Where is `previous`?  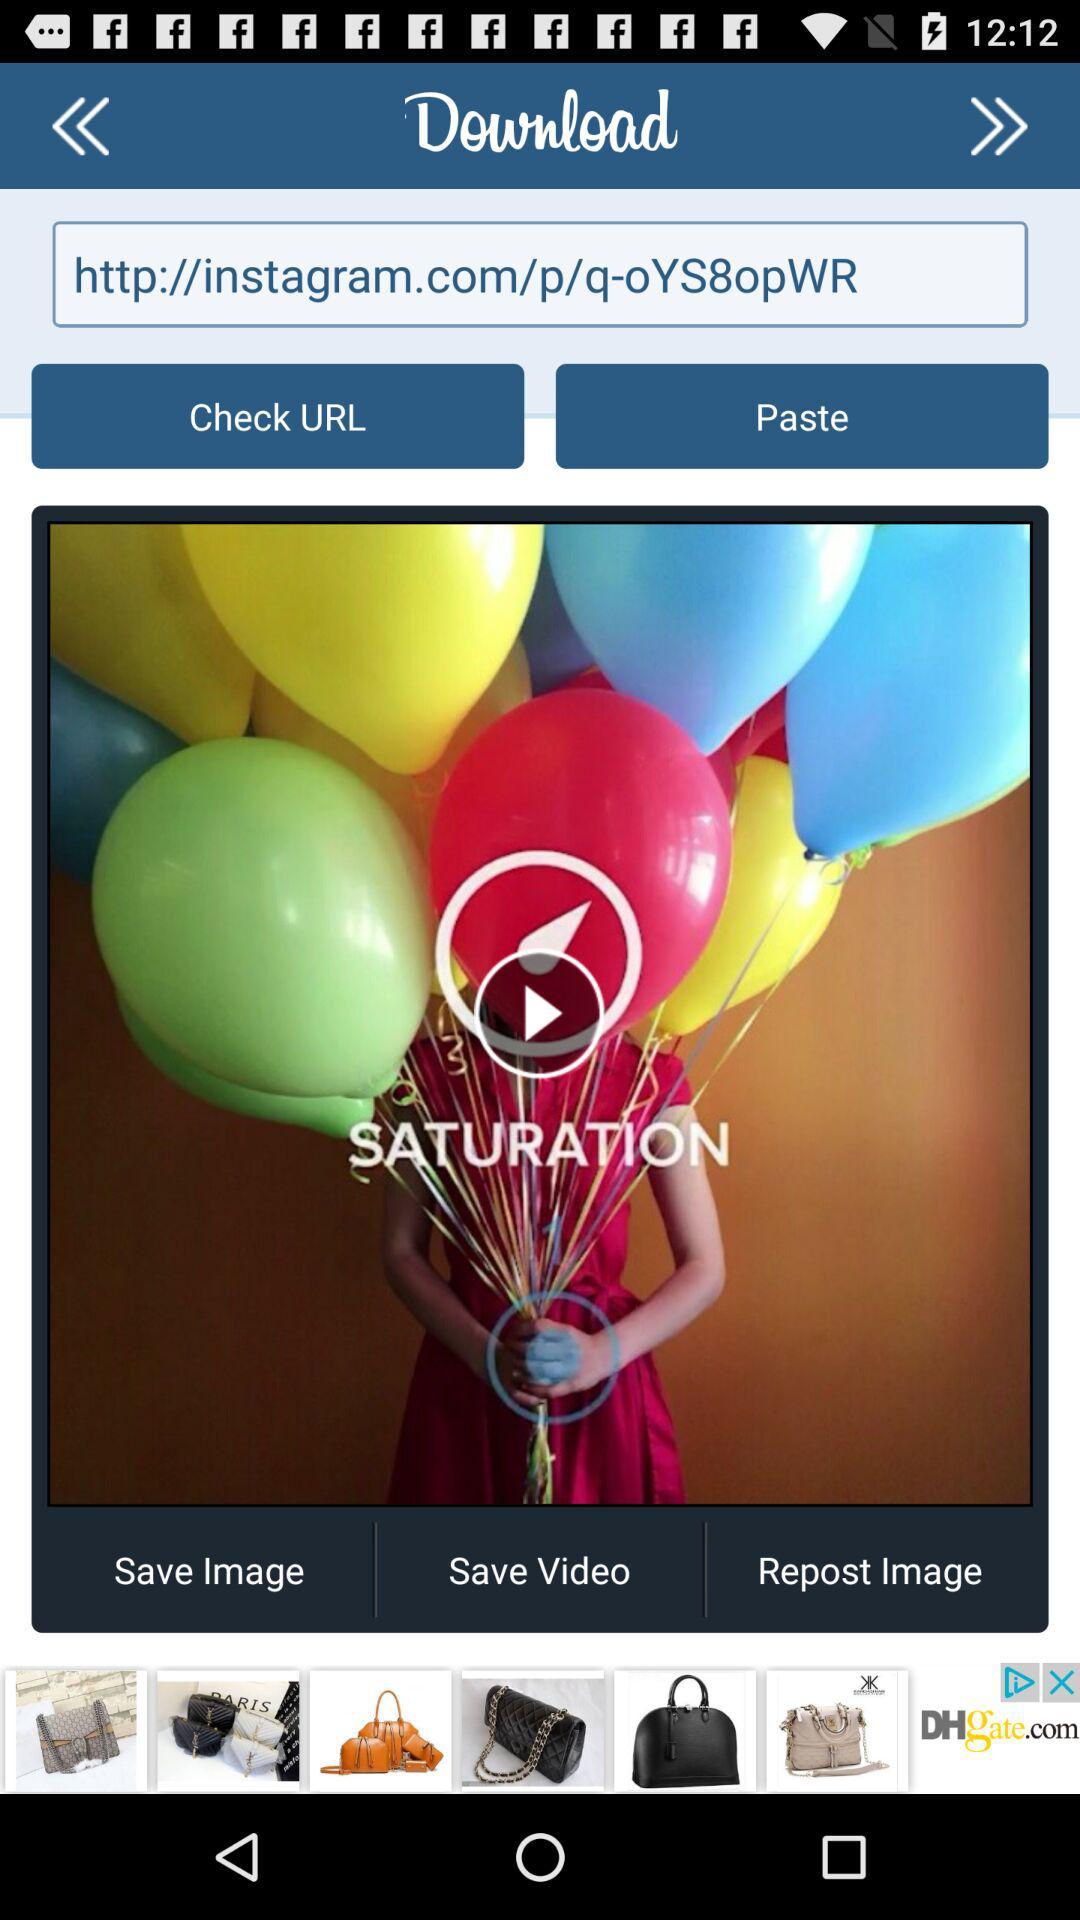 previous is located at coordinates (79, 124).